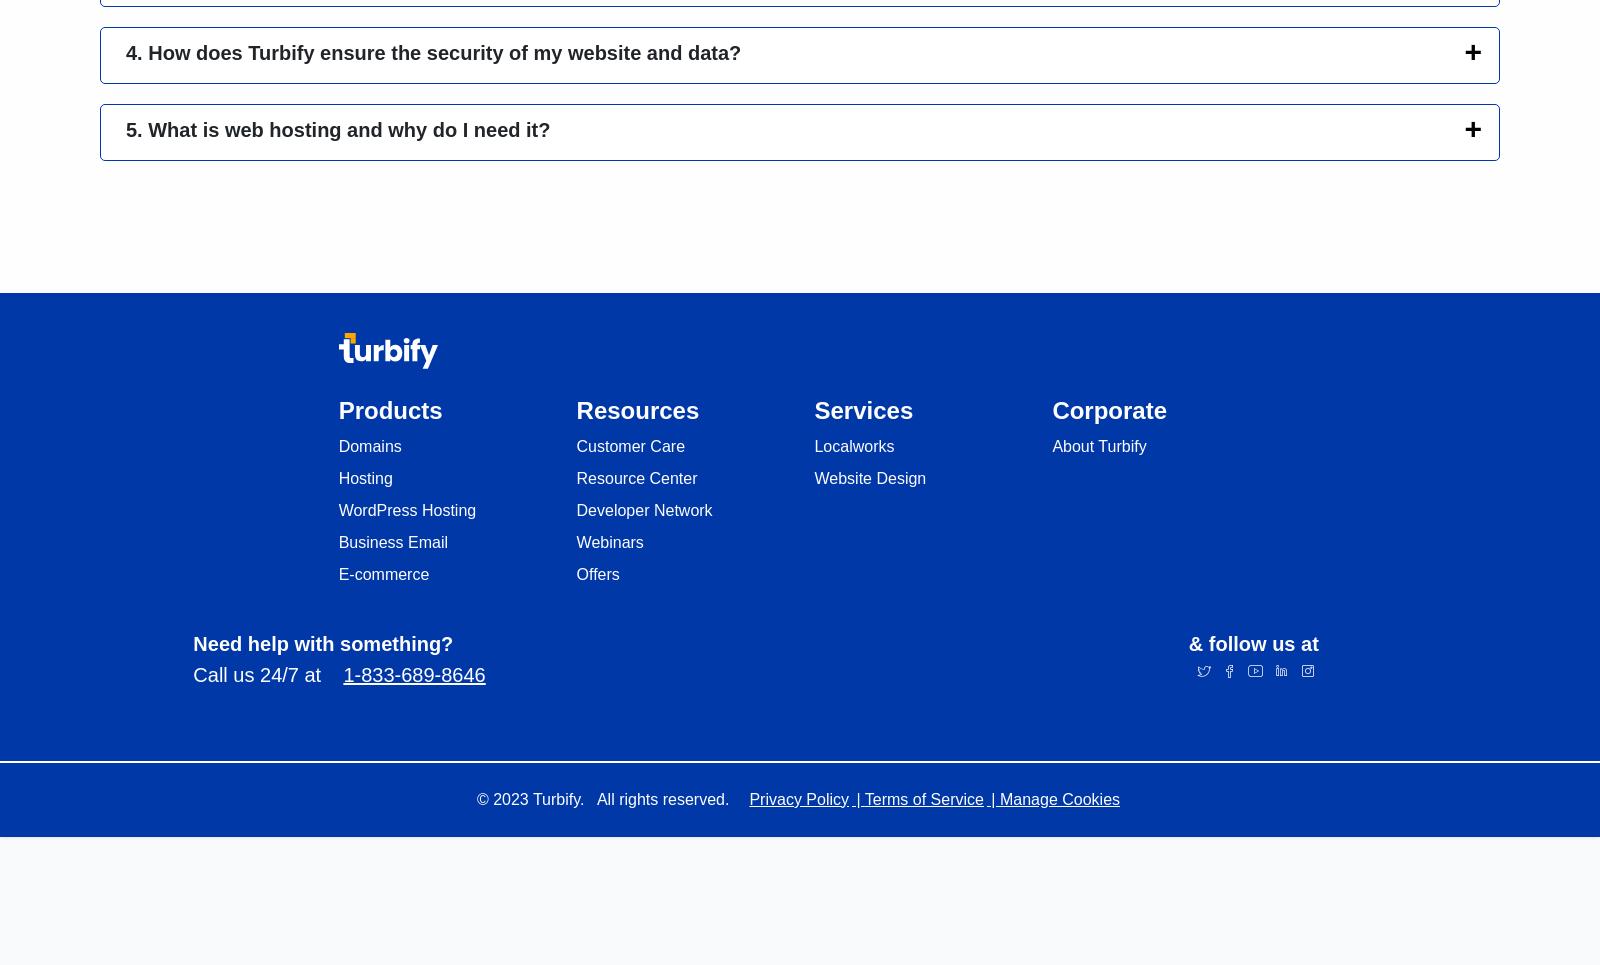 This screenshot has width=1600, height=965. Describe the element at coordinates (575, 409) in the screenshot. I see `'Resources'` at that location.